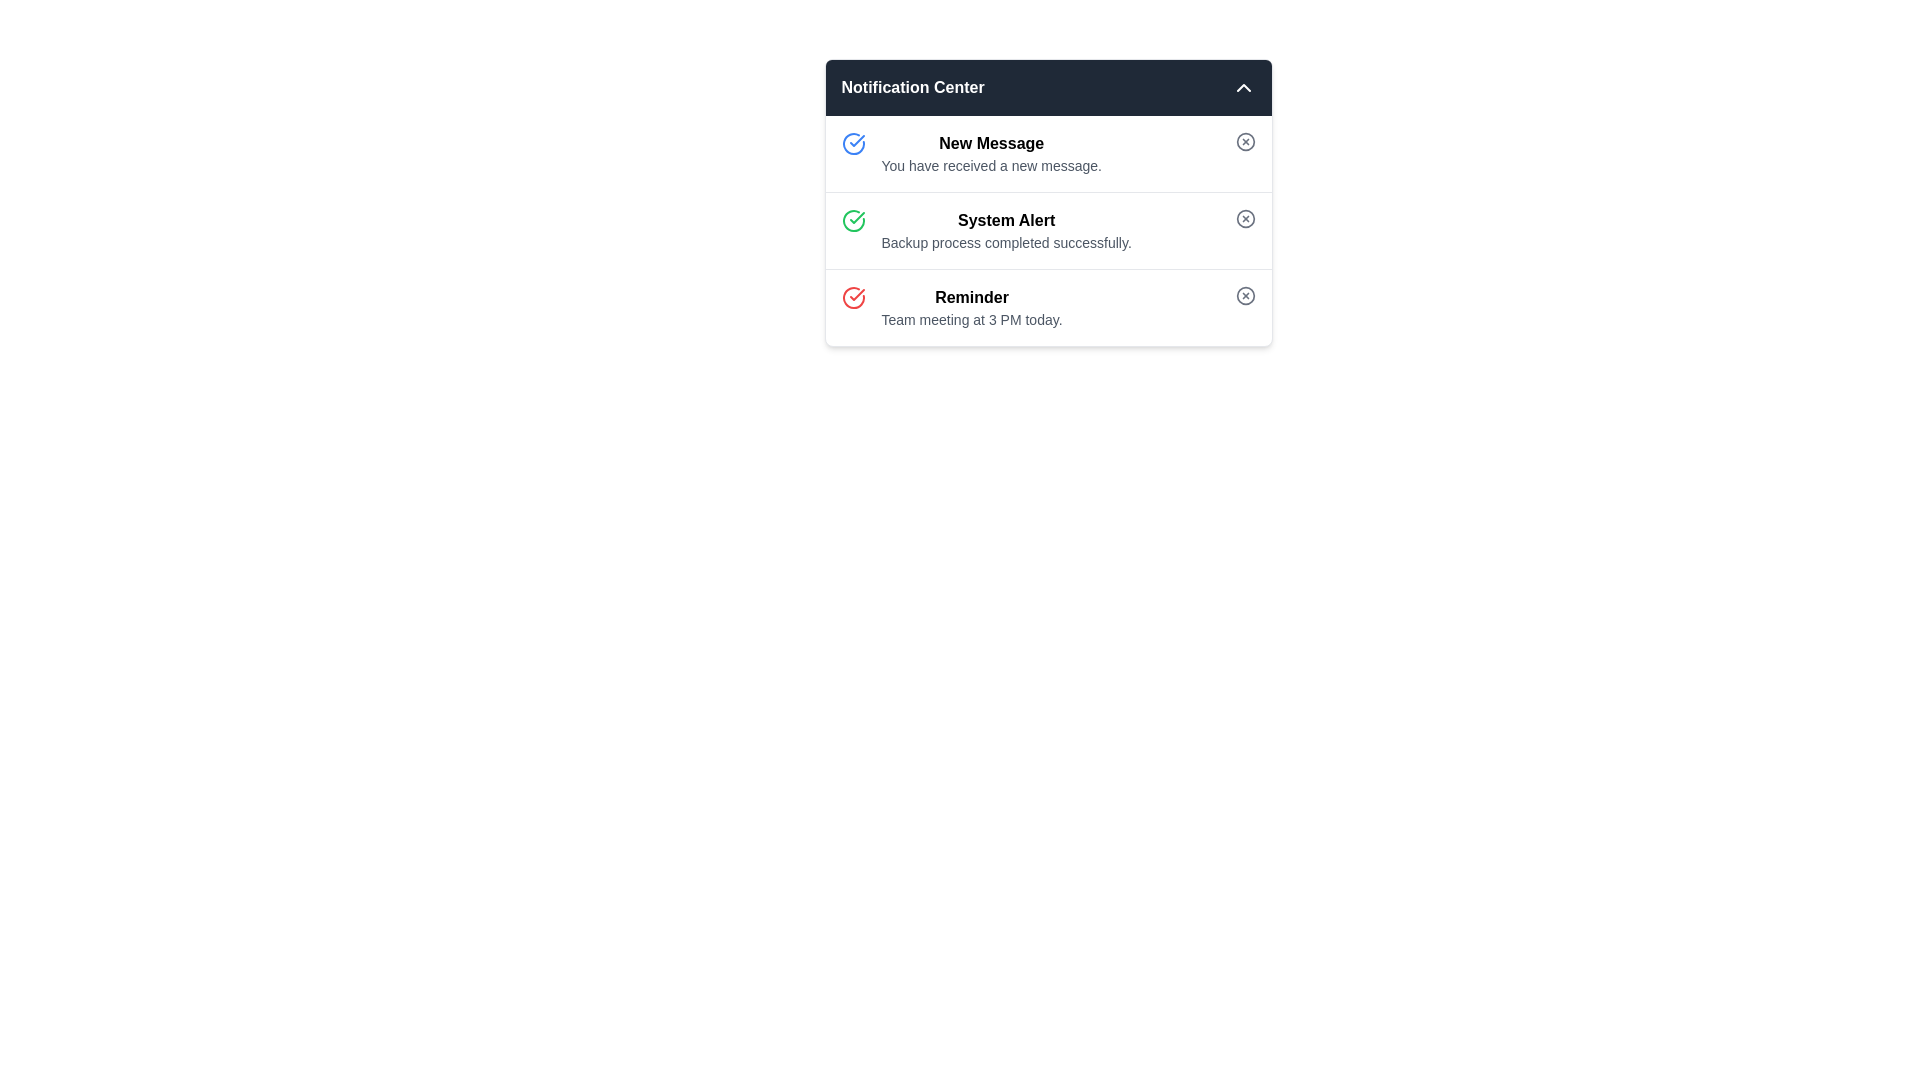 This screenshot has height=1080, width=1920. Describe the element at coordinates (1006, 242) in the screenshot. I see `the text element displaying 'Backup process completed successfully.' located below the 'System Alert' header in the Notification Center panel` at that location.